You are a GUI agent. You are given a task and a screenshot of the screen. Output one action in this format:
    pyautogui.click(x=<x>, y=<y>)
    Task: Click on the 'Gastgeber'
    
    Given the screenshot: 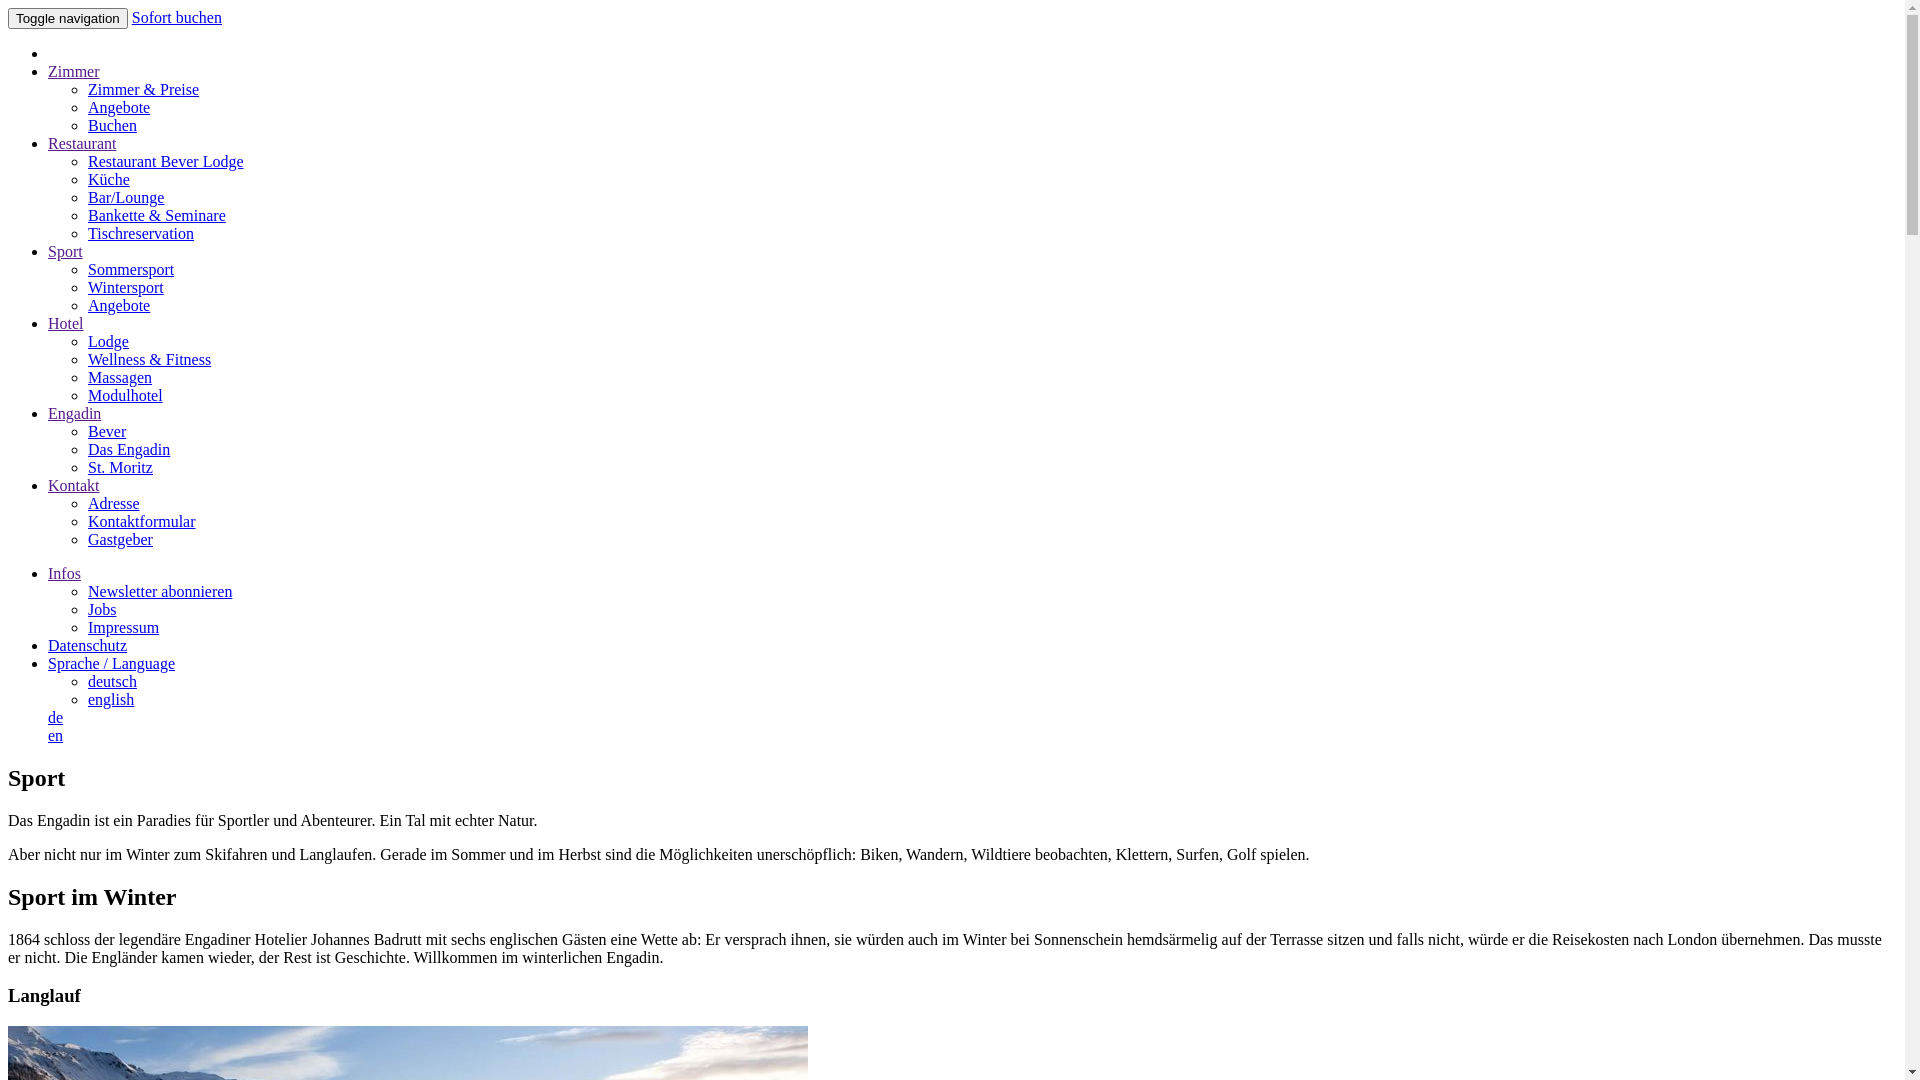 What is the action you would take?
    pyautogui.click(x=119, y=538)
    